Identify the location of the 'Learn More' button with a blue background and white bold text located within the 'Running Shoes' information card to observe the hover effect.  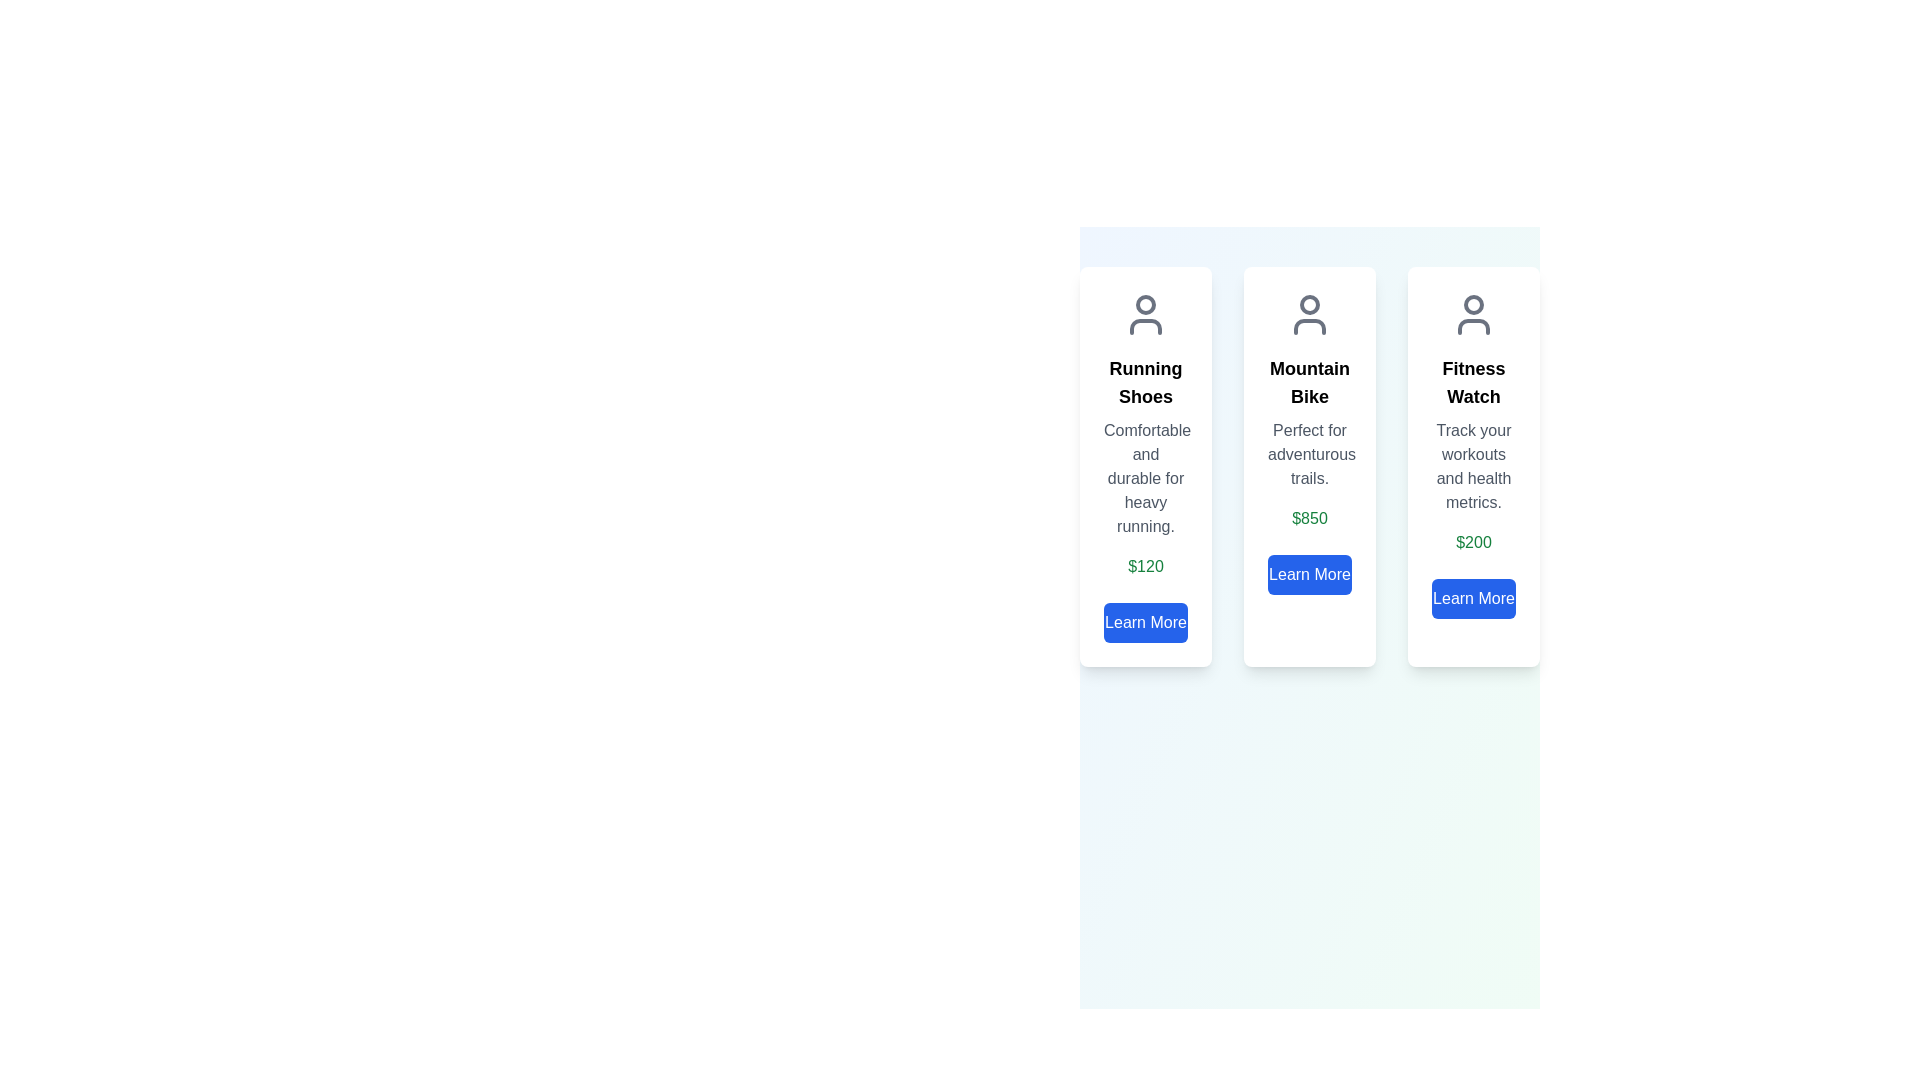
(1146, 622).